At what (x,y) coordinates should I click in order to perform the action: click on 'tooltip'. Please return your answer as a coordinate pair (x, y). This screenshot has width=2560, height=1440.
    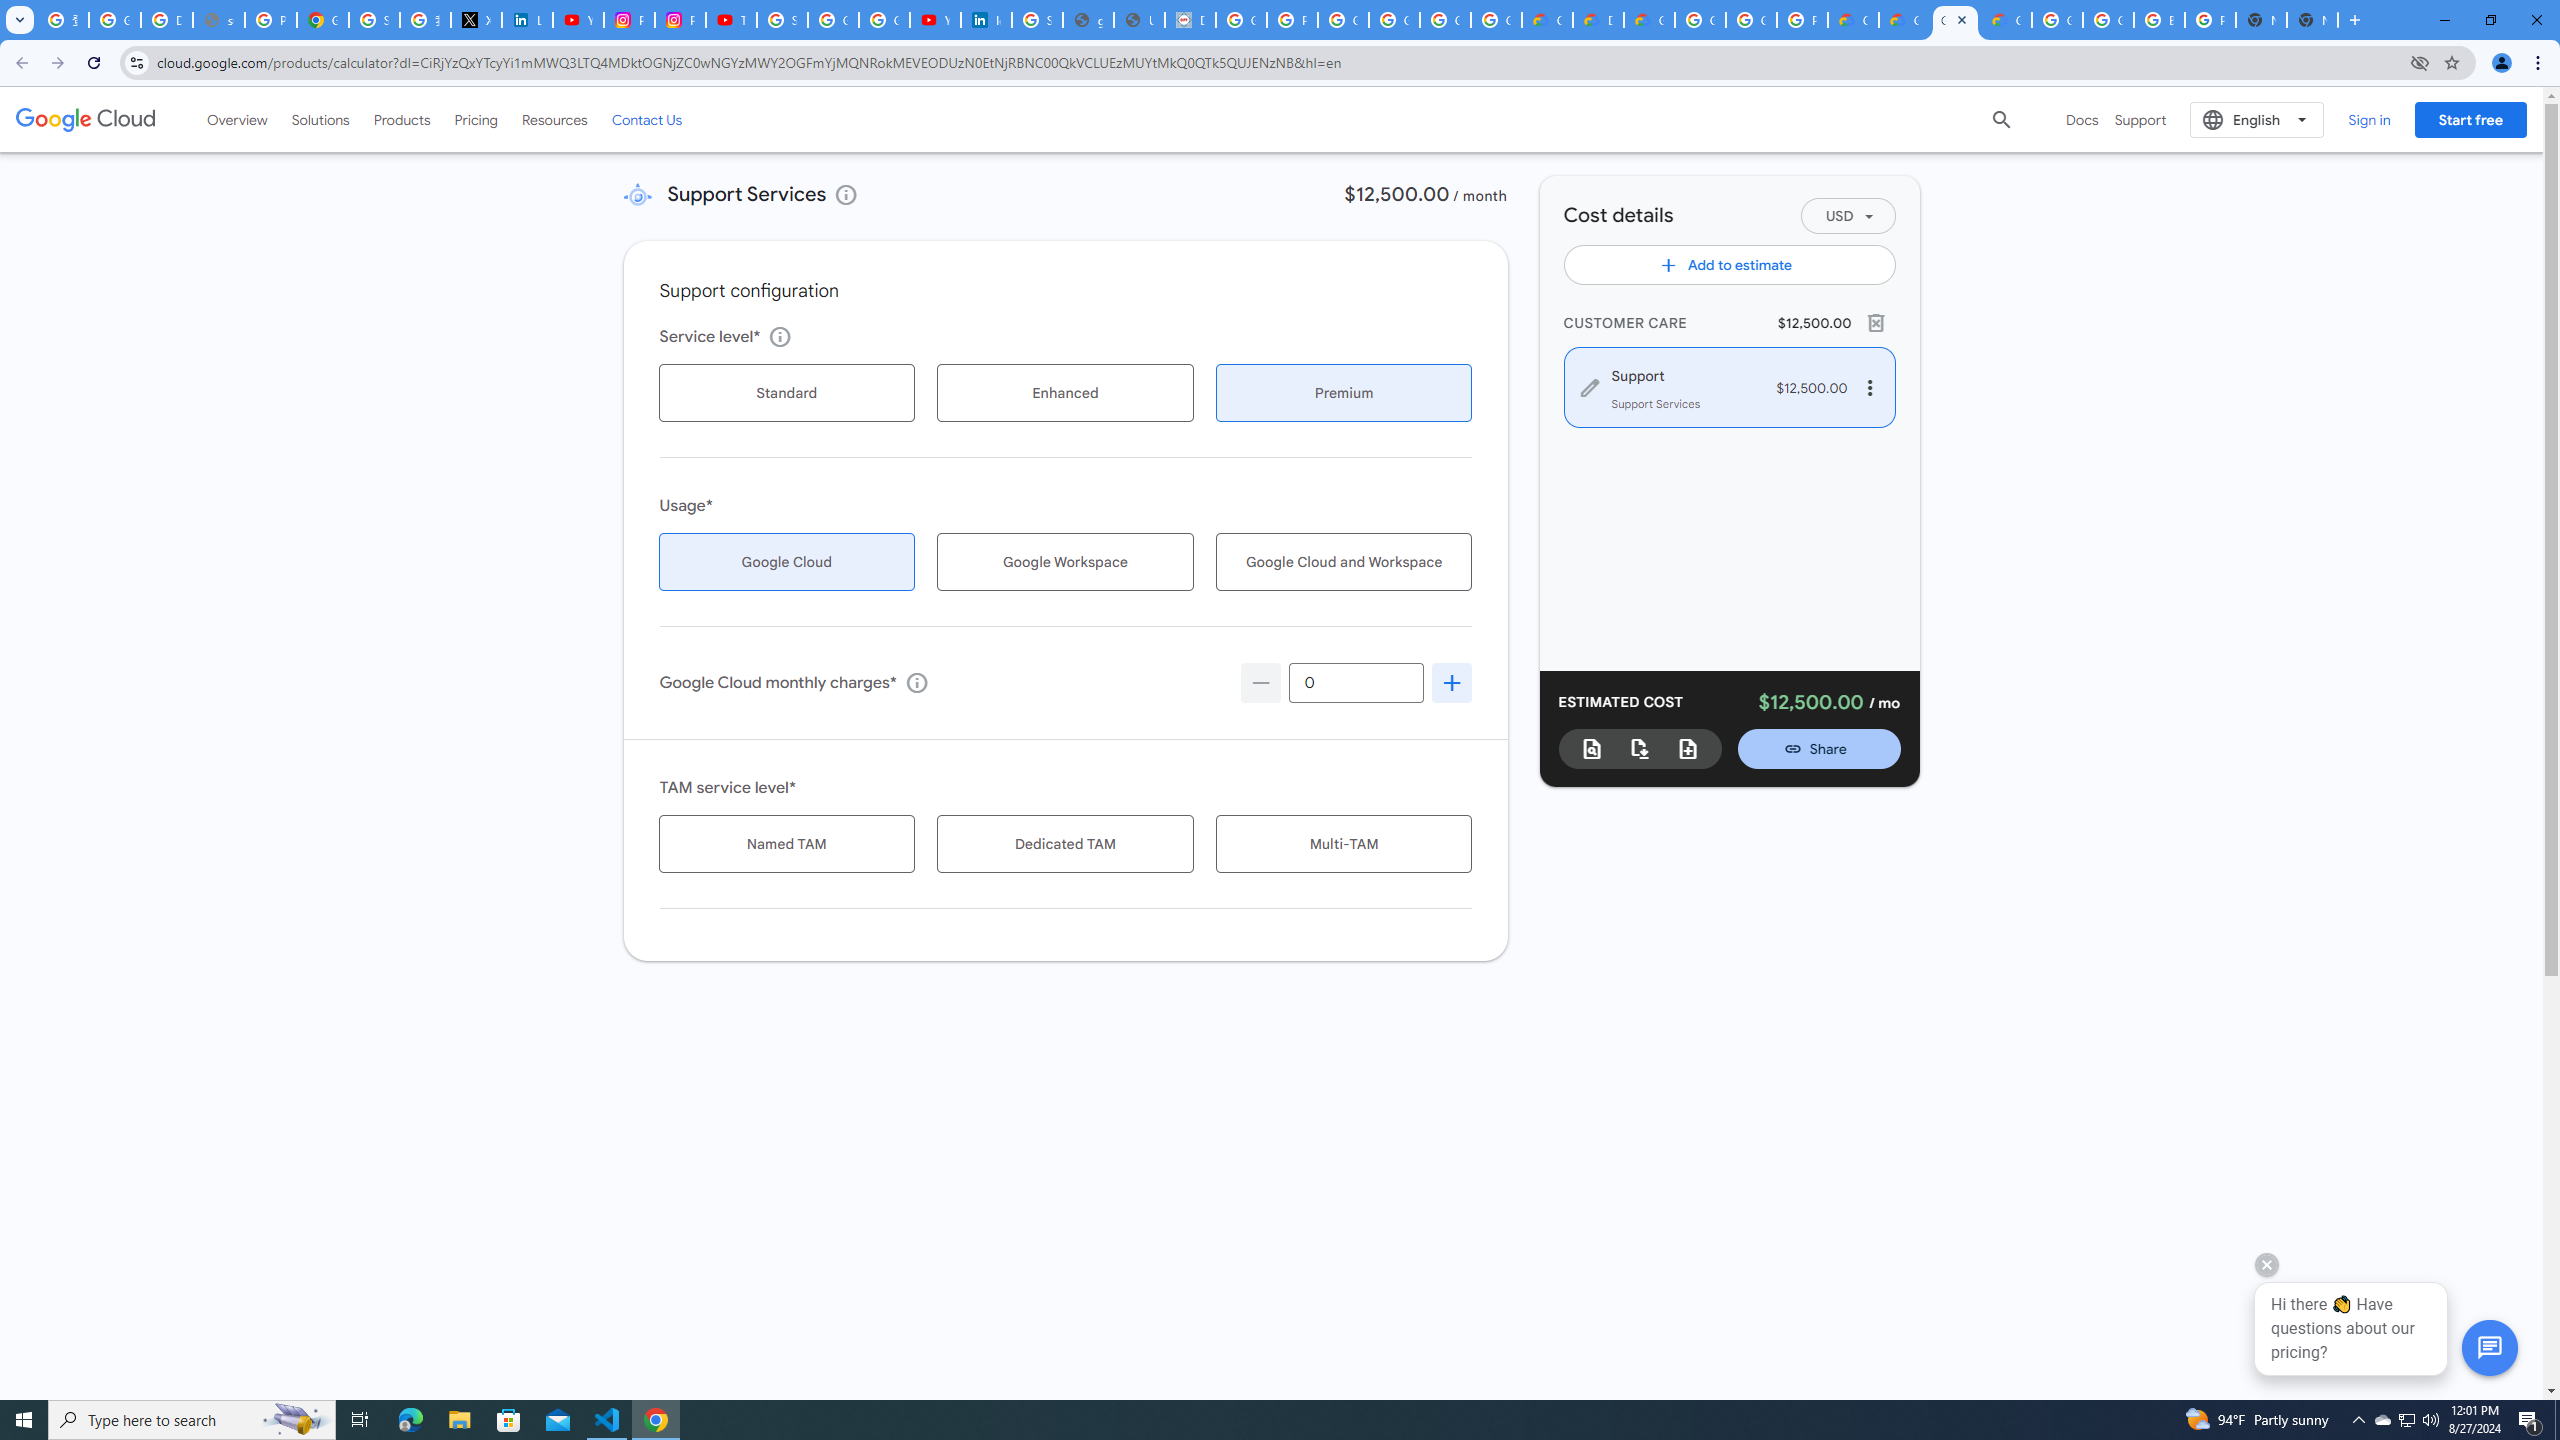
    Looking at the image, I should click on (916, 681).